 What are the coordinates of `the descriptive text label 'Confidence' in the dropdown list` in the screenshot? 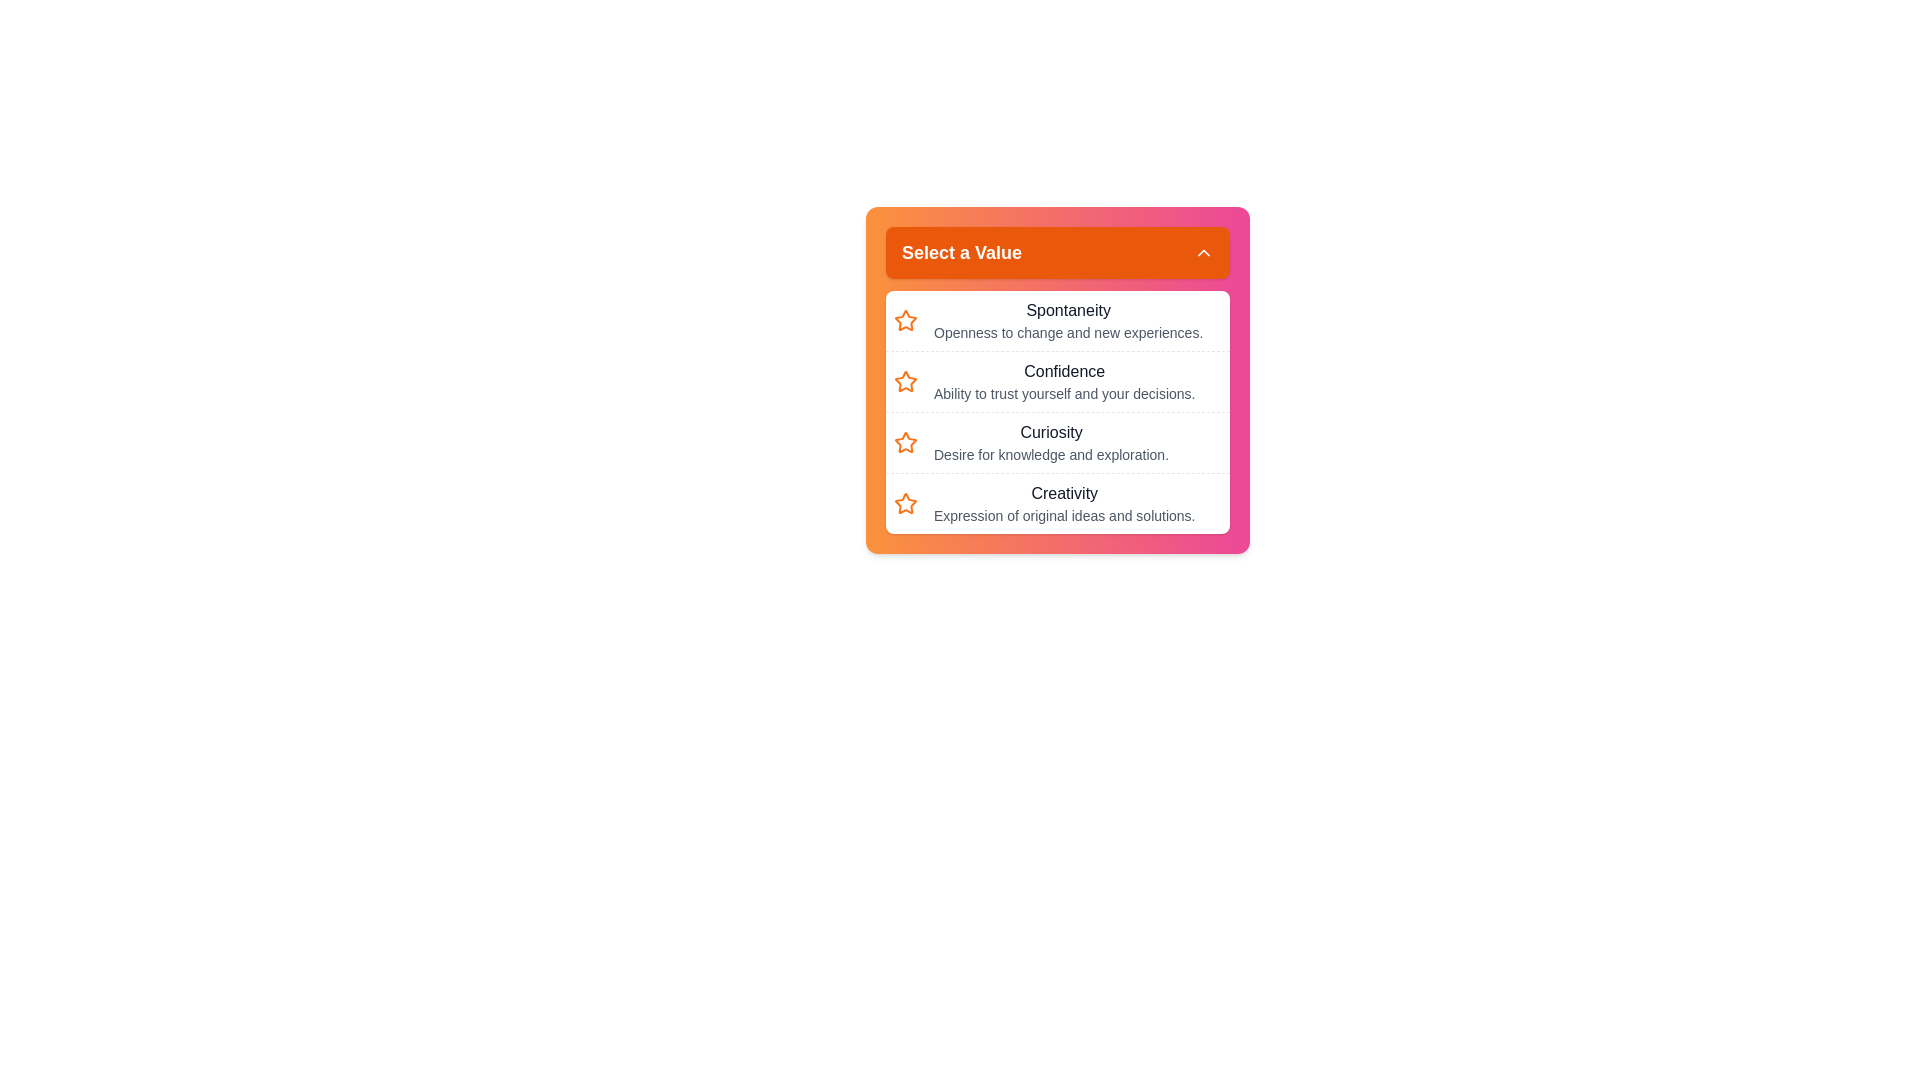 It's located at (1063, 381).